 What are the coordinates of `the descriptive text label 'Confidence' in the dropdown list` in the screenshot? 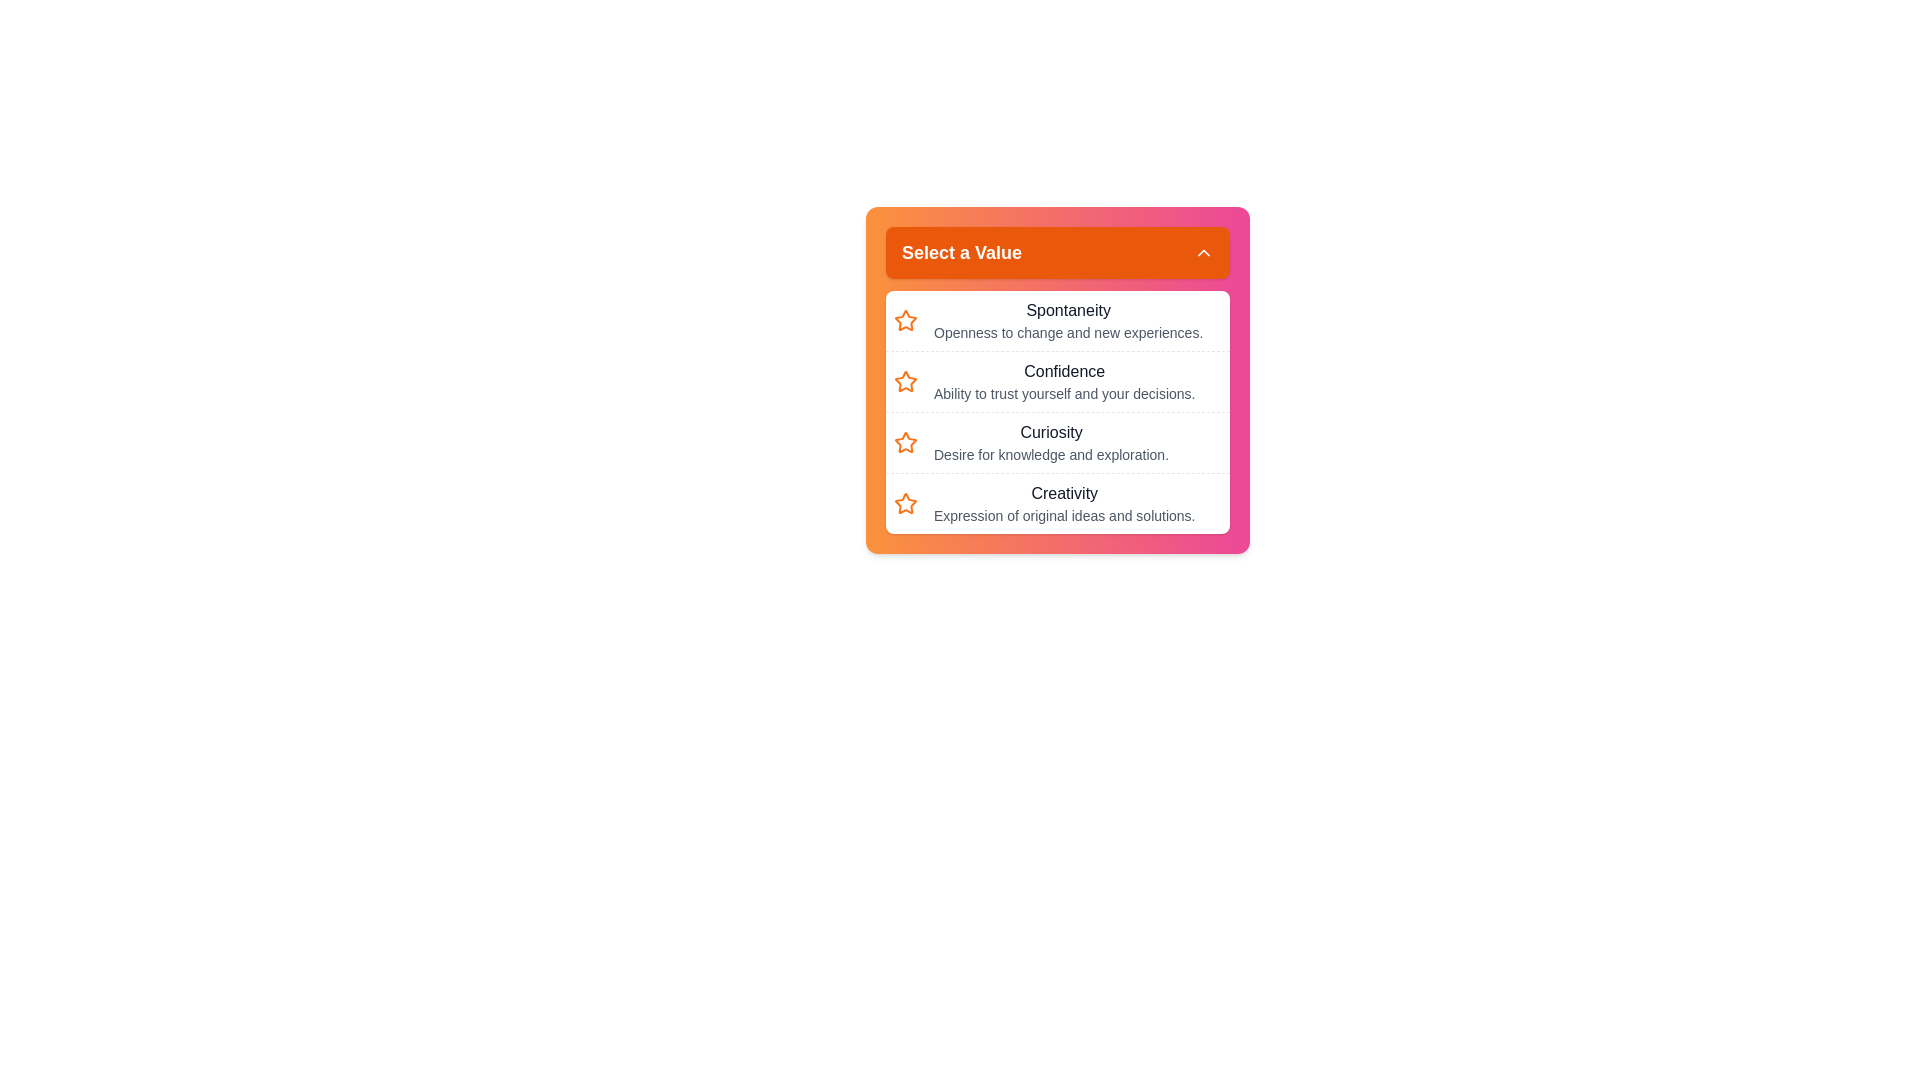 It's located at (1063, 381).